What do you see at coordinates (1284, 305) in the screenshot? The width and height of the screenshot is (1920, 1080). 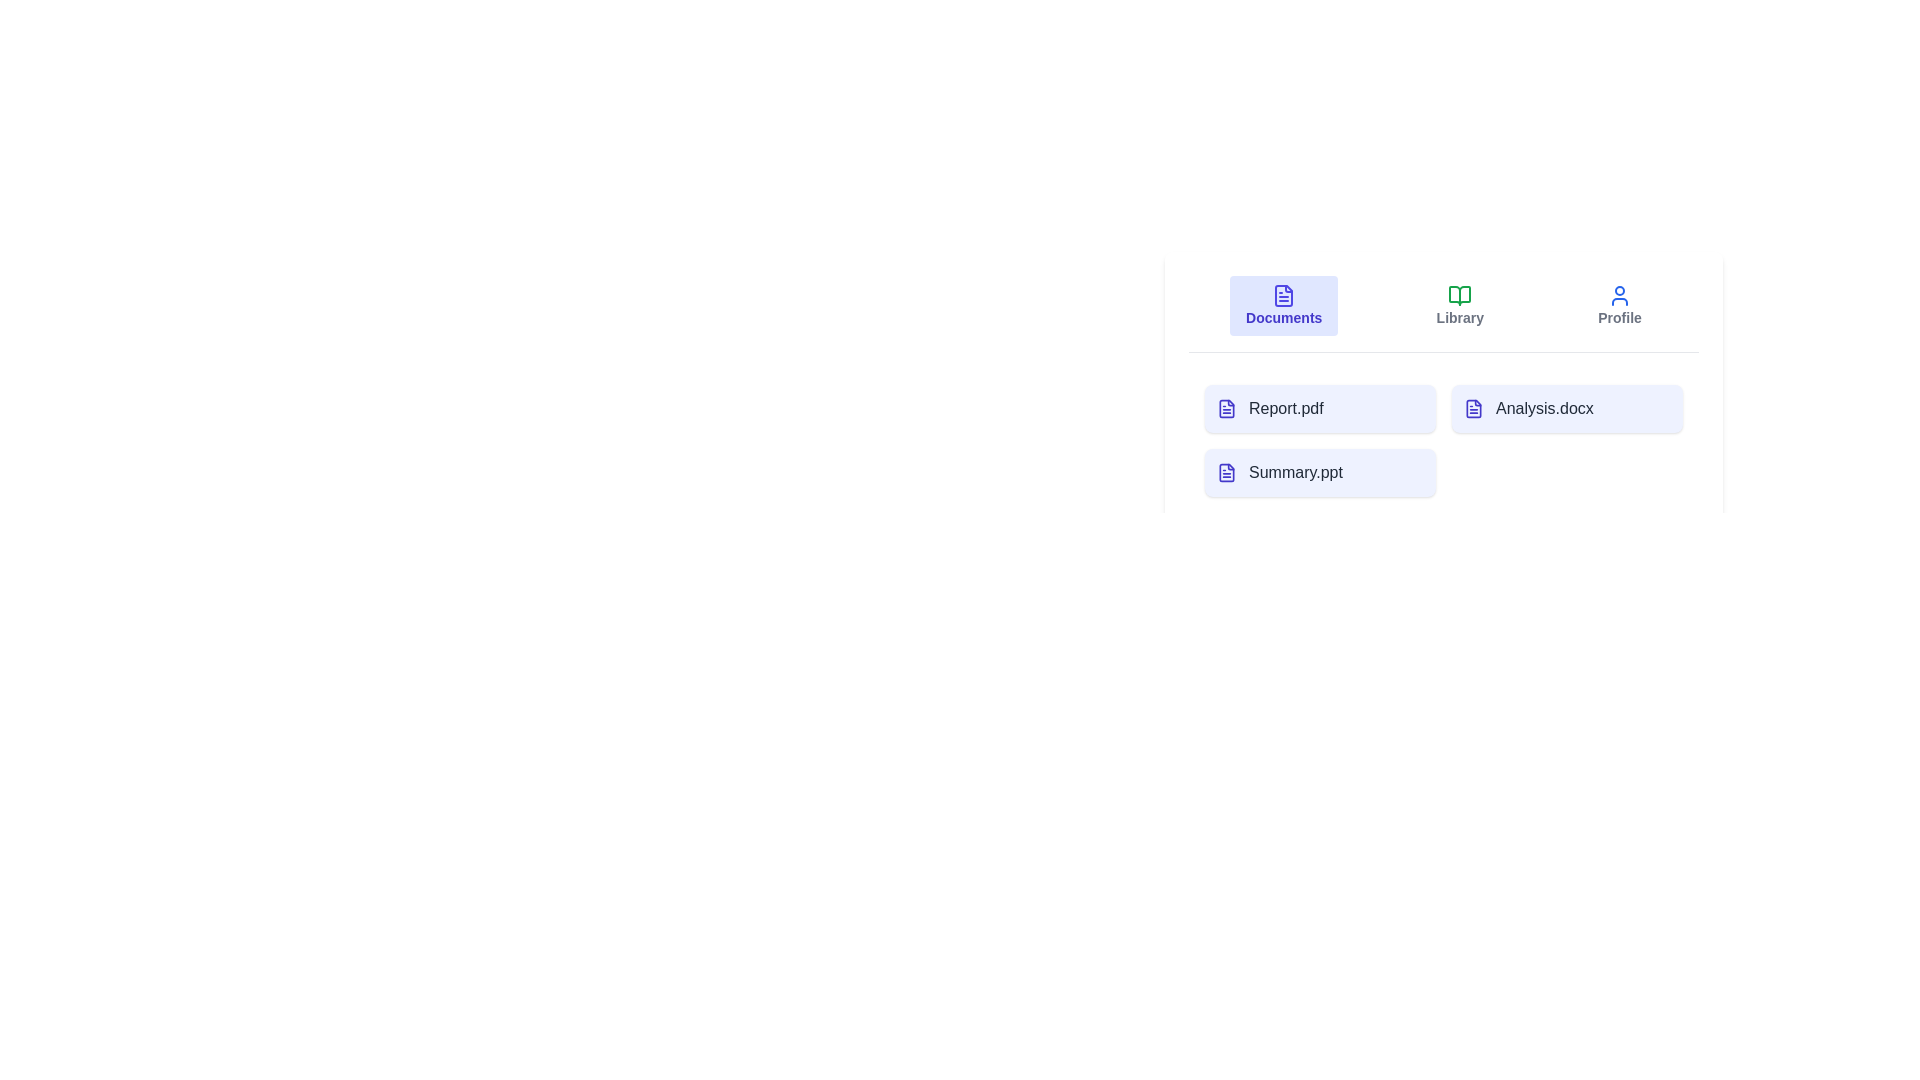 I see `the Documents tab to switch to the corresponding view` at bounding box center [1284, 305].